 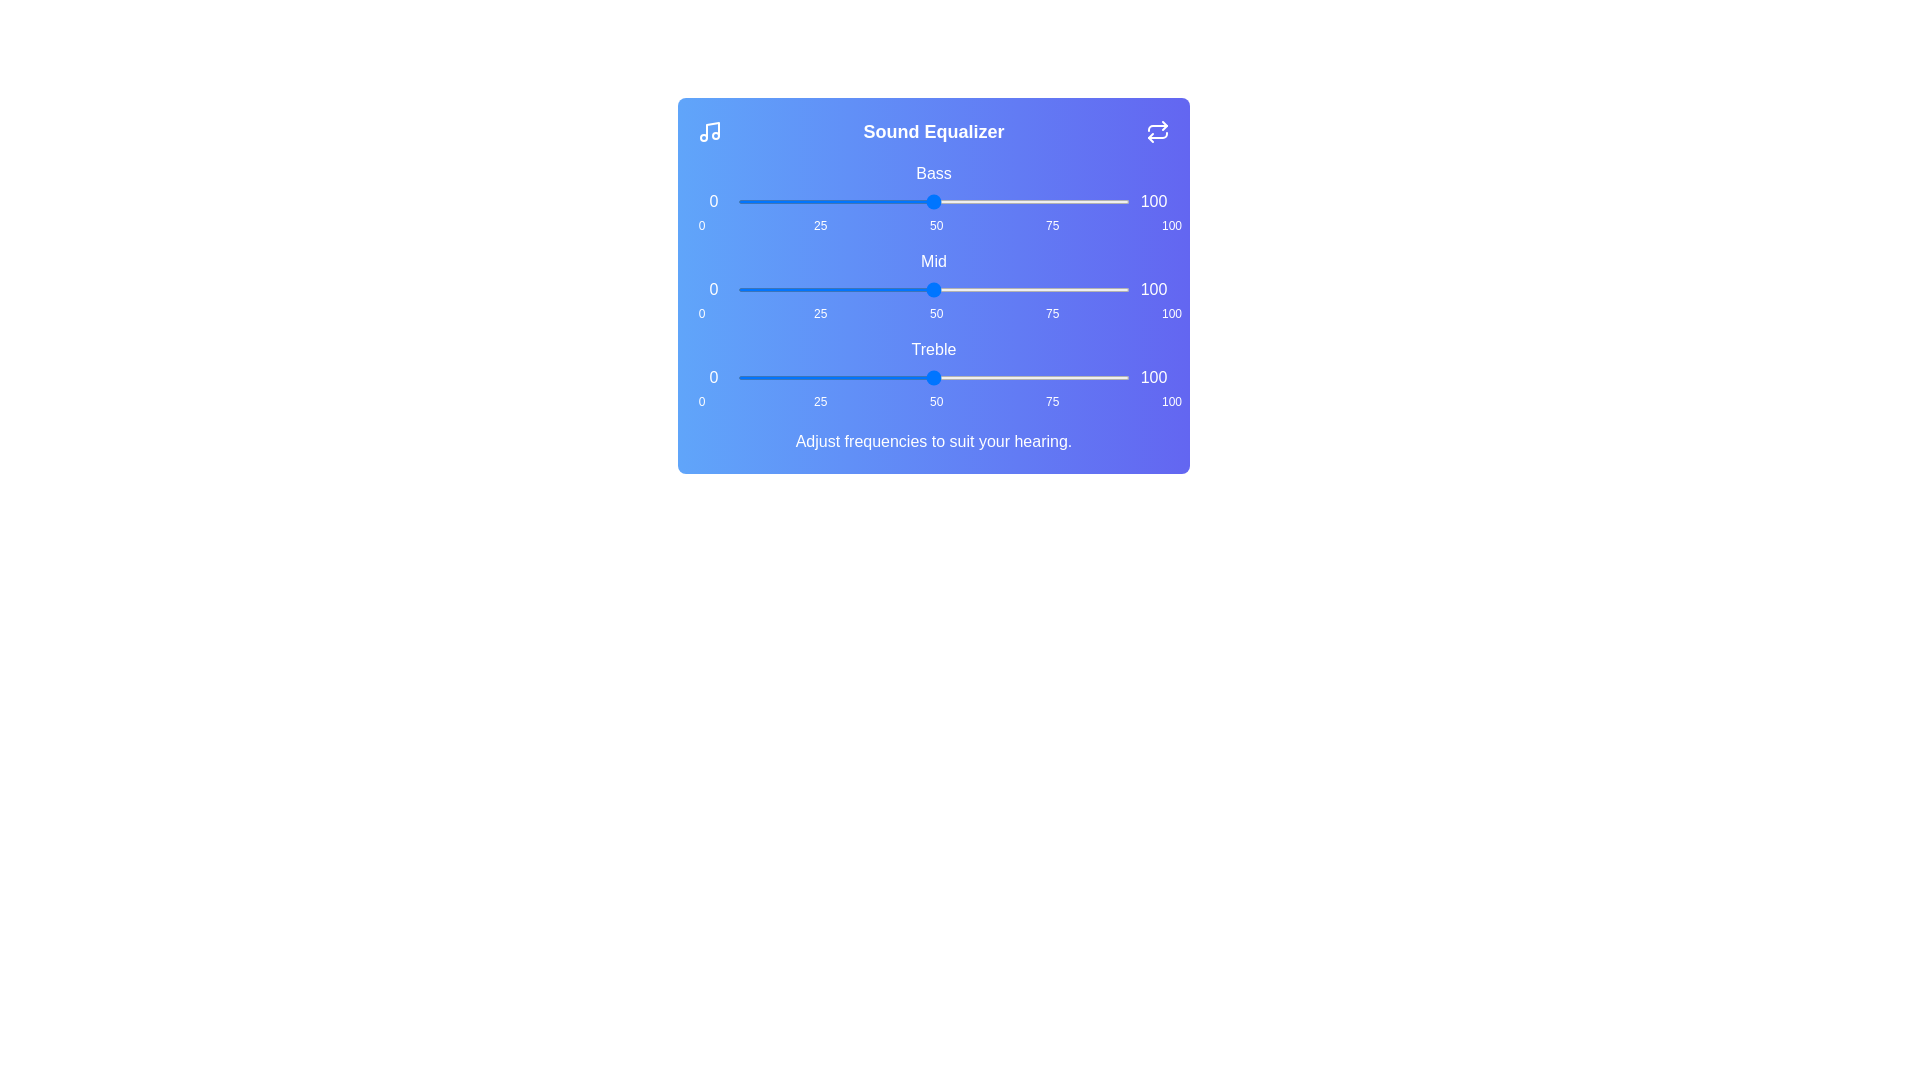 I want to click on the 'mid' slider to 88, so click(x=1081, y=289).